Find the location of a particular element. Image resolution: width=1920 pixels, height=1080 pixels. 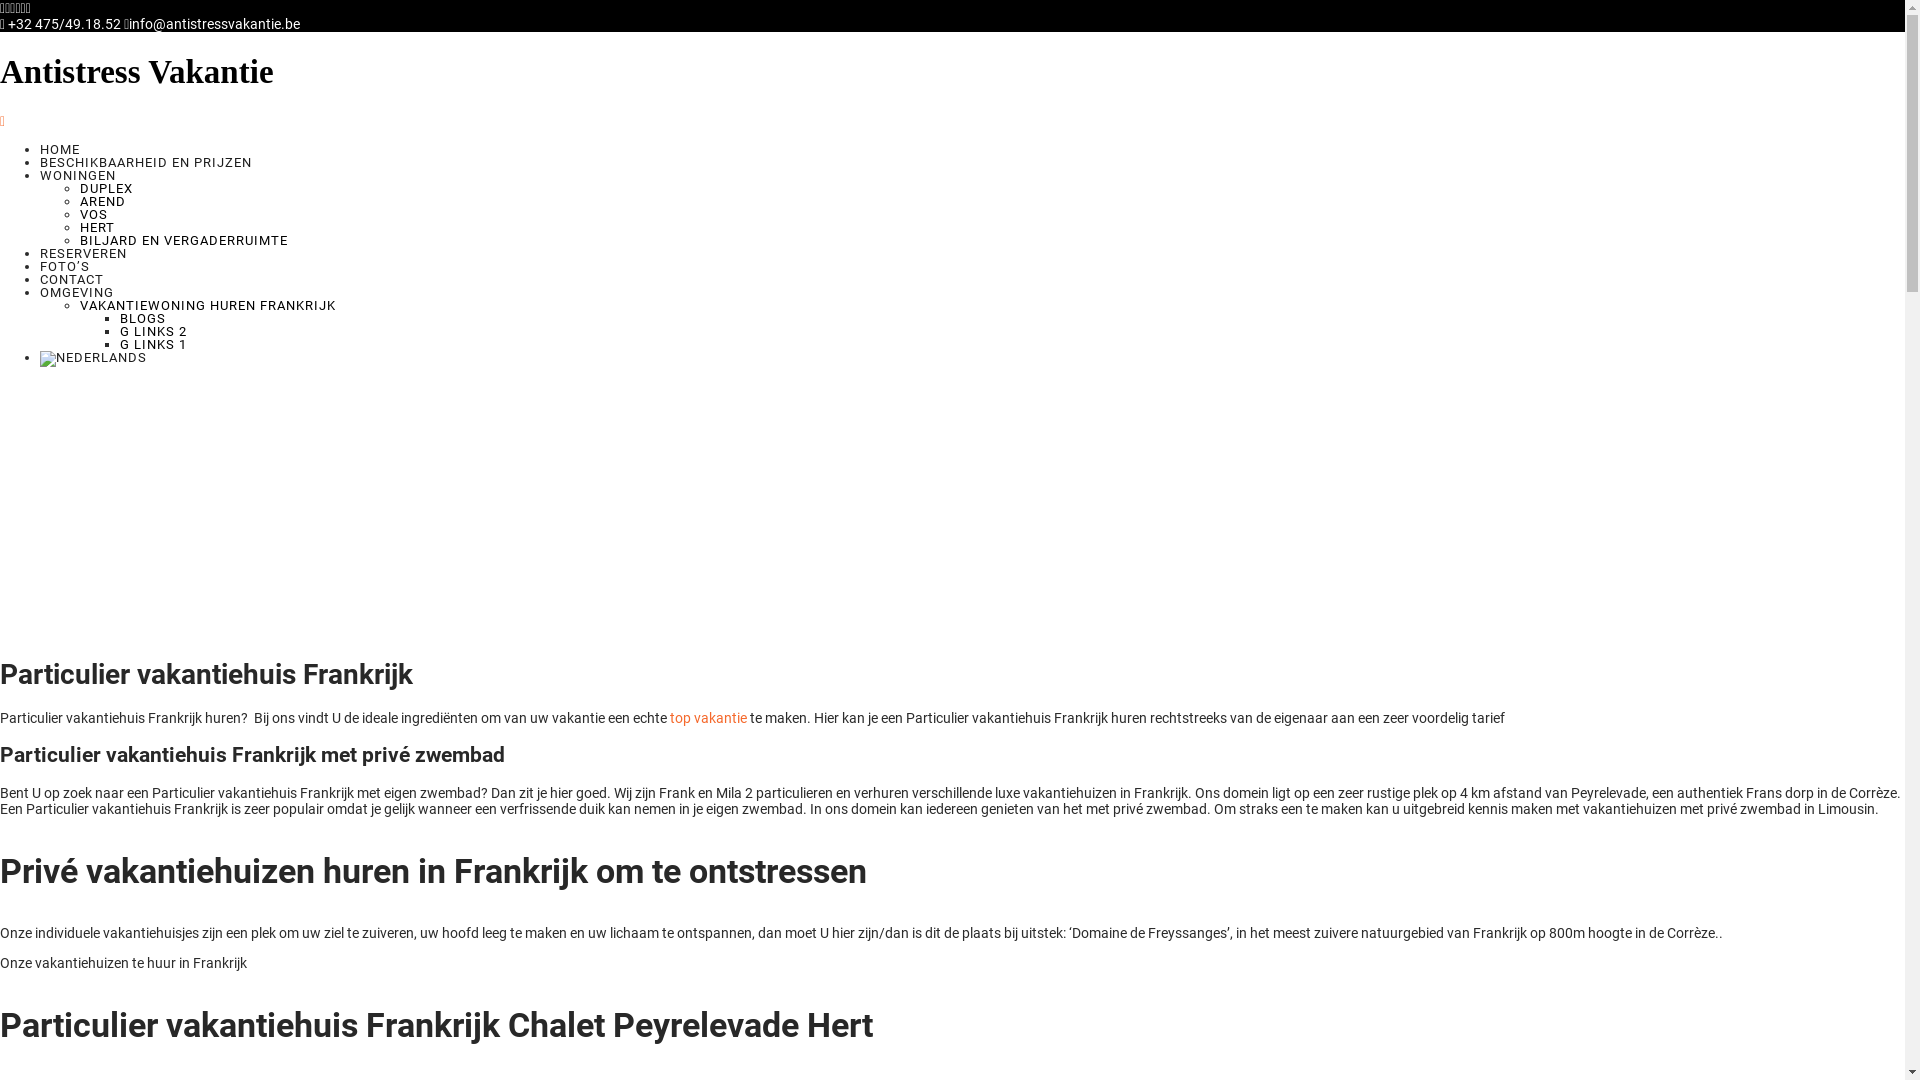

'G LINKS 1' is located at coordinates (152, 343).